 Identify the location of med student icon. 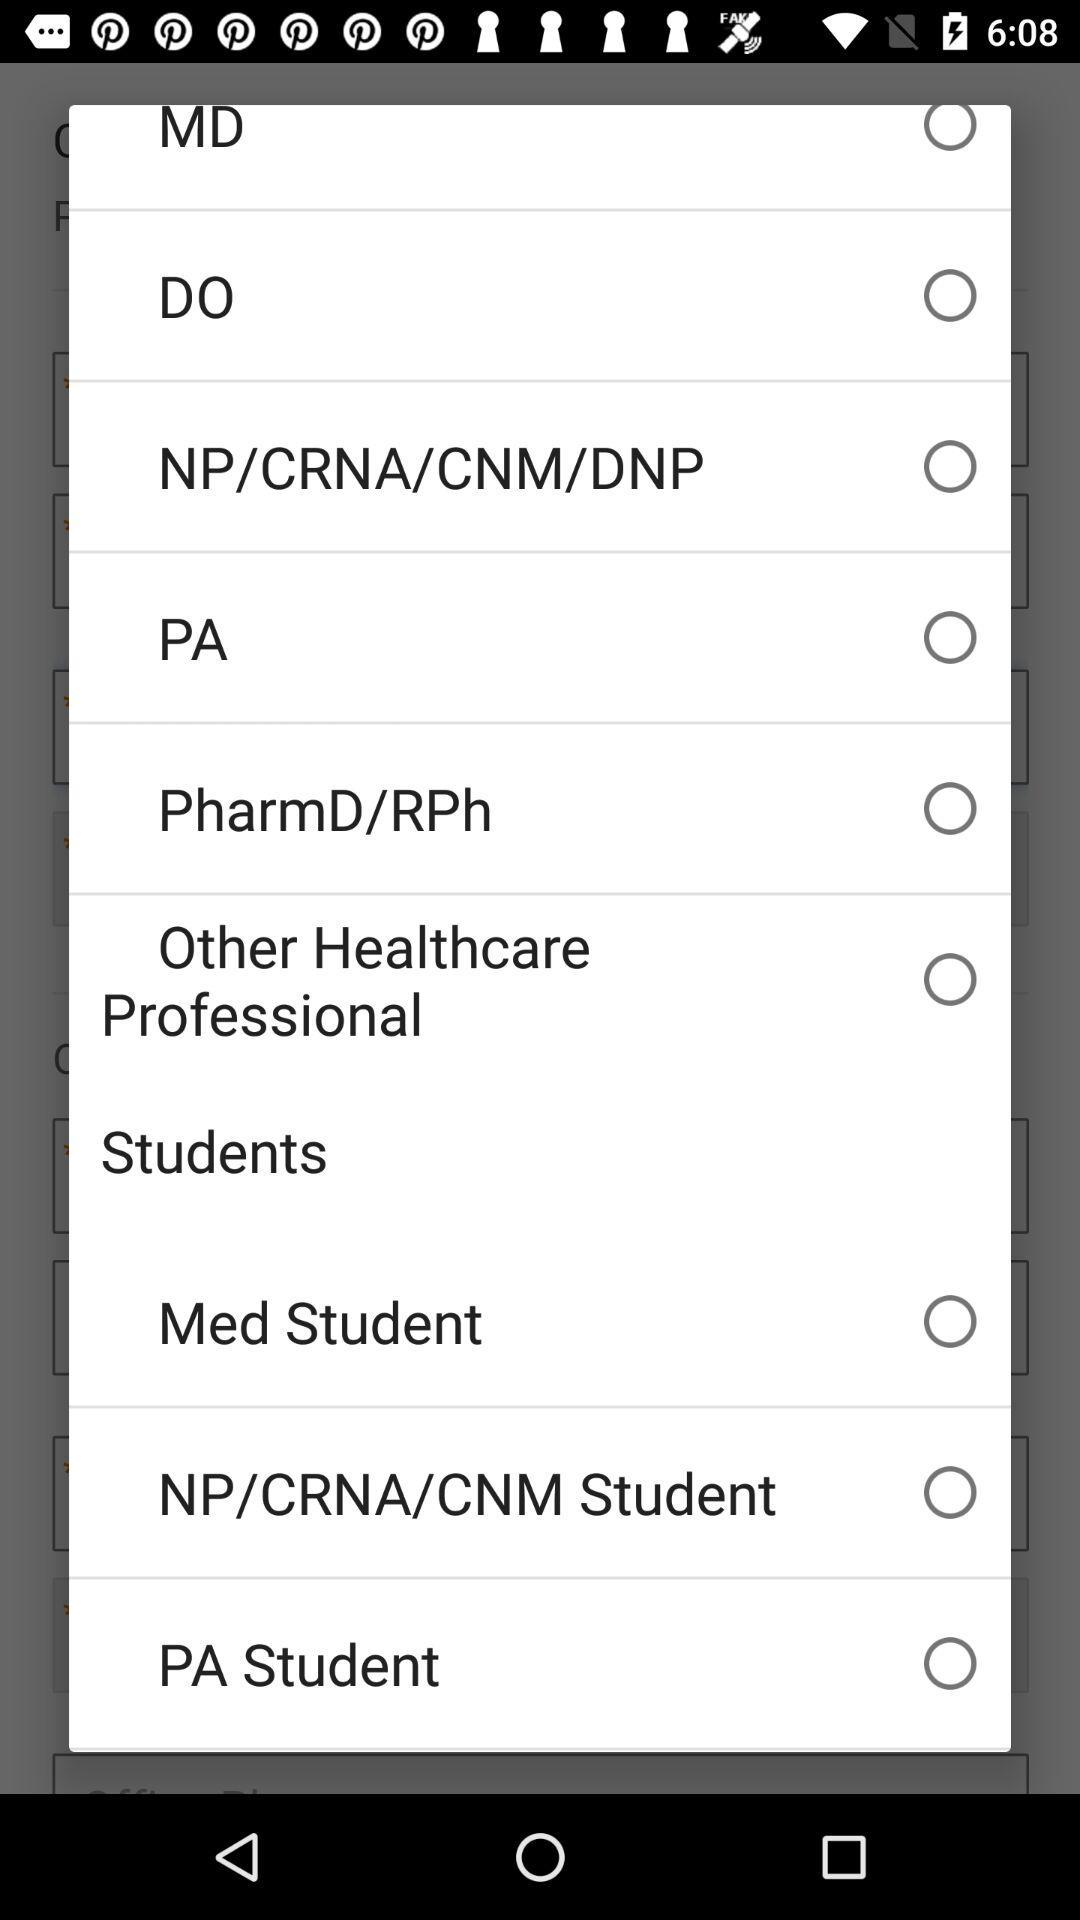
(540, 1321).